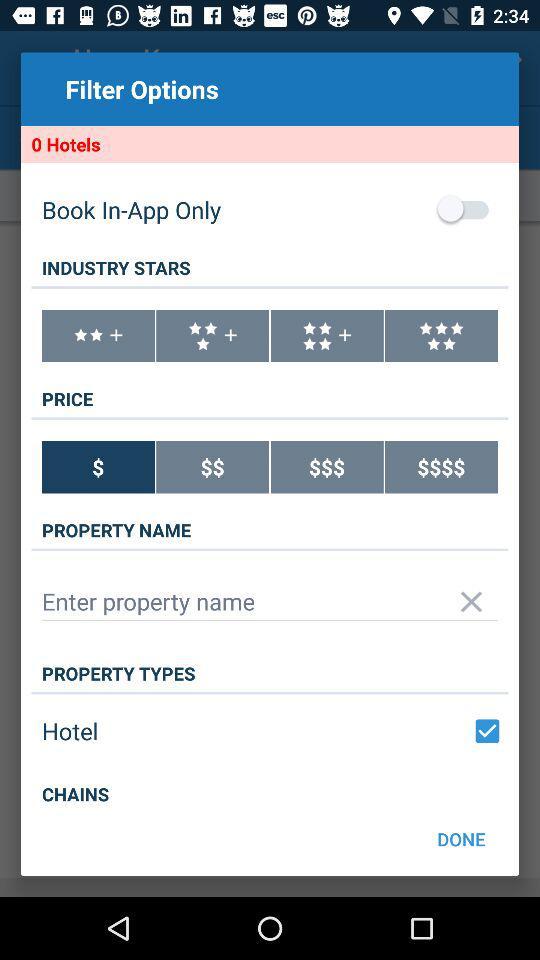 This screenshot has height=960, width=540. What do you see at coordinates (471, 600) in the screenshot?
I see `option` at bounding box center [471, 600].